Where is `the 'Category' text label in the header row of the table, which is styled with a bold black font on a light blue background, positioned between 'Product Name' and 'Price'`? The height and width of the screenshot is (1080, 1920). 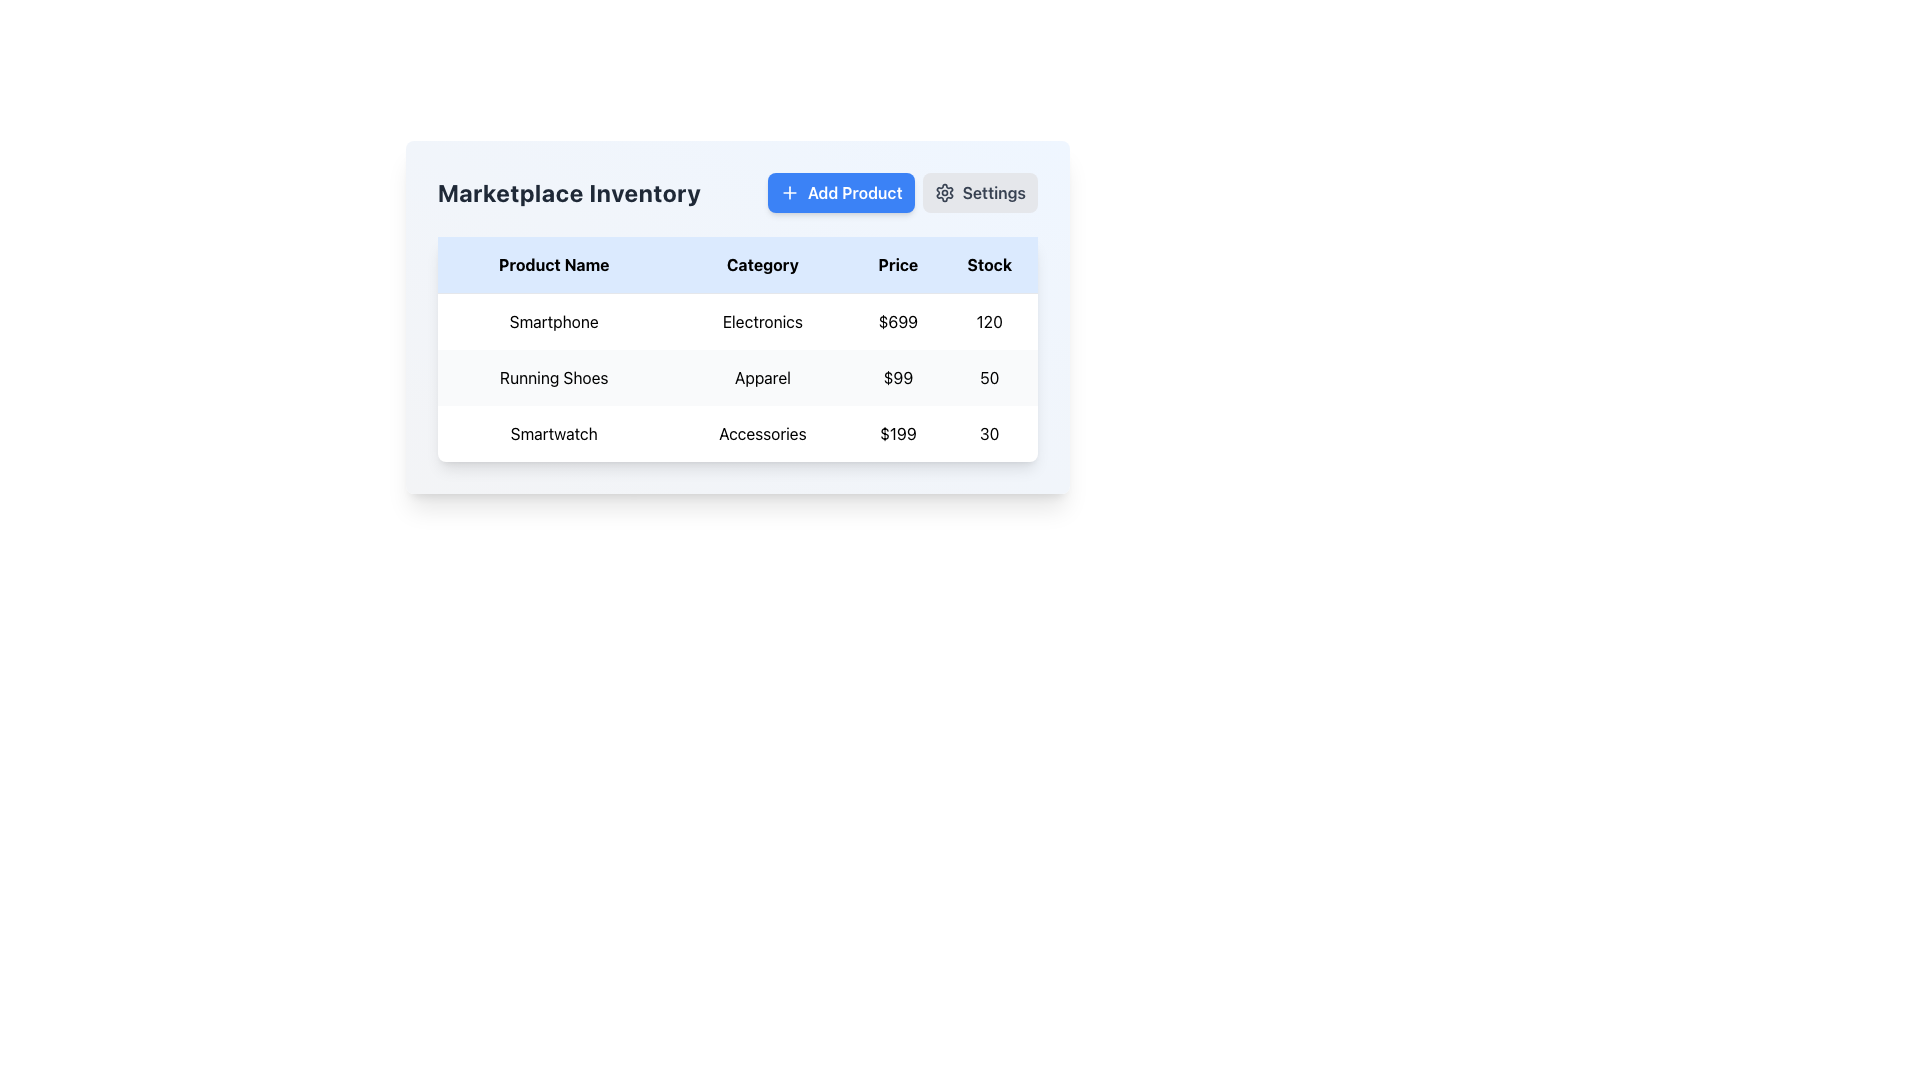
the 'Category' text label in the header row of the table, which is styled with a bold black font on a light blue background, positioned between 'Product Name' and 'Price' is located at coordinates (761, 264).